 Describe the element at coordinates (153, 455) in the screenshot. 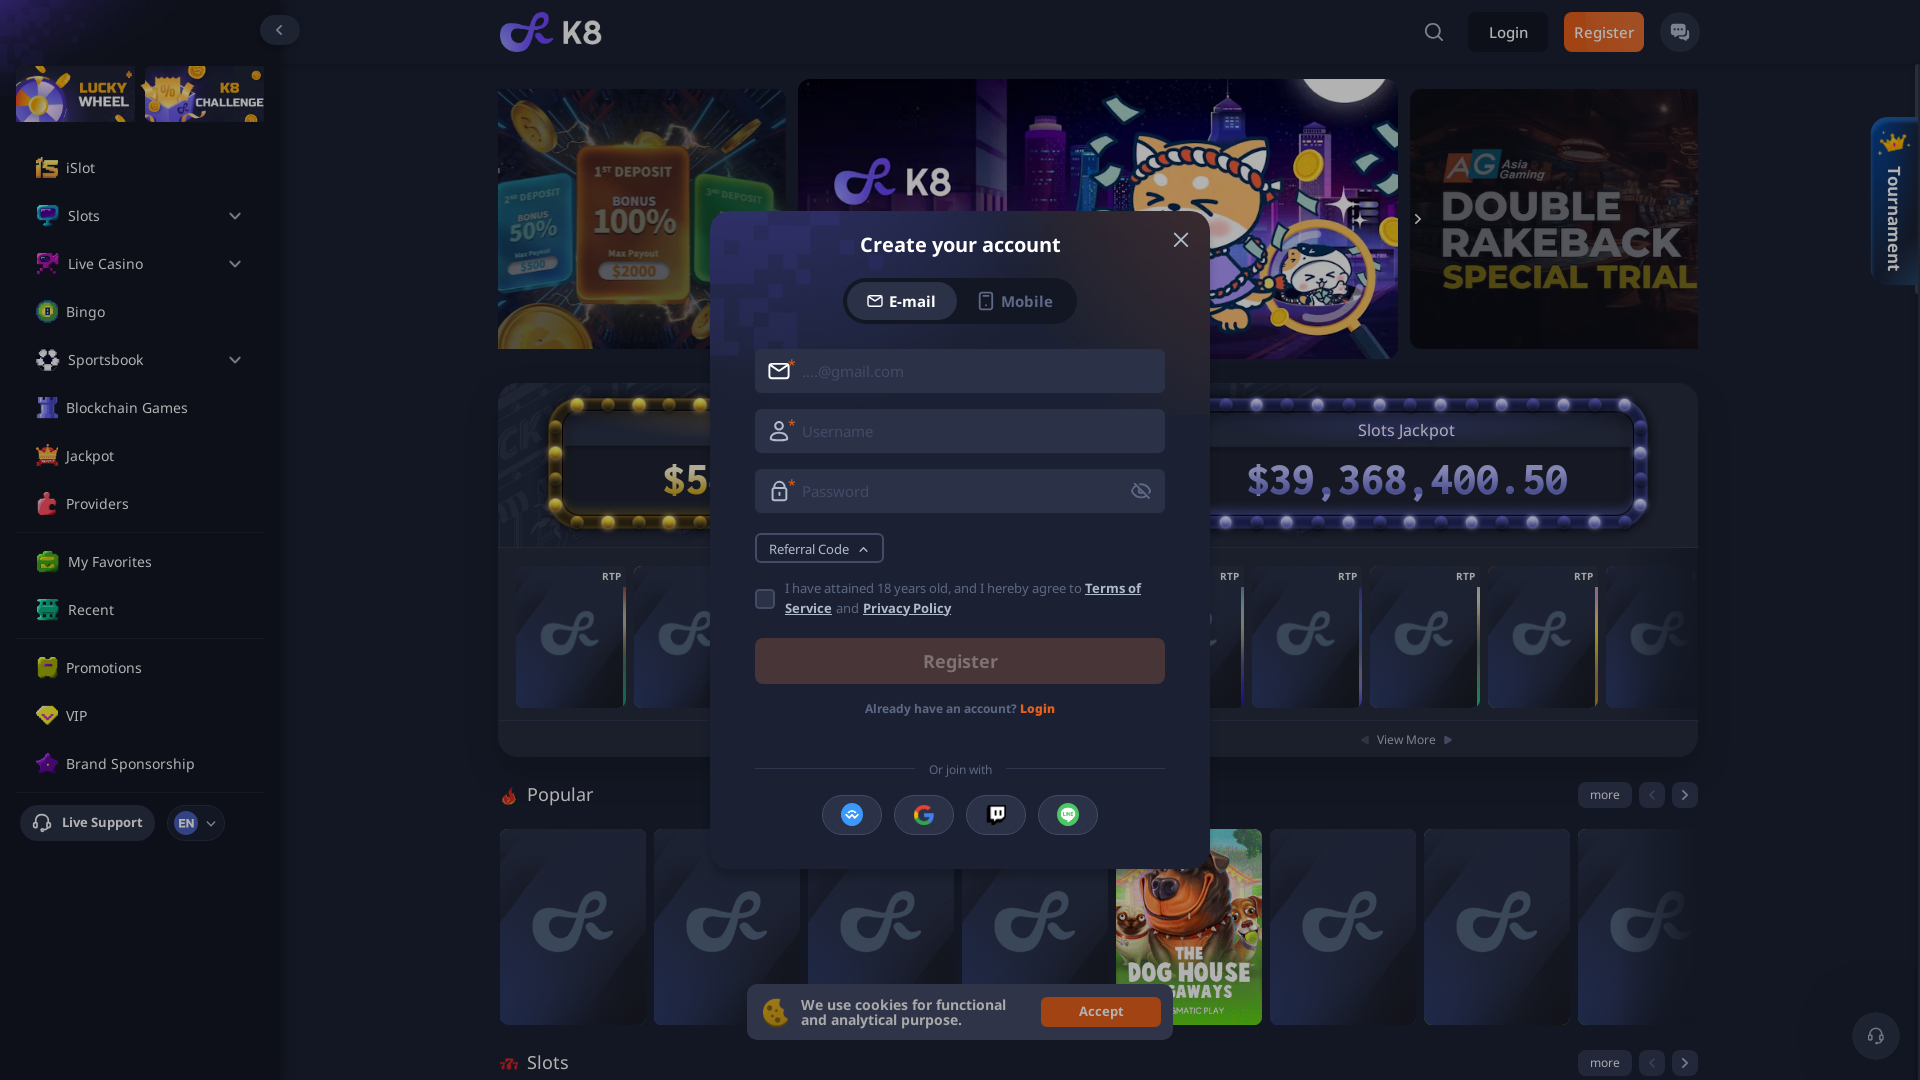

I see `'Jackpot'` at that location.